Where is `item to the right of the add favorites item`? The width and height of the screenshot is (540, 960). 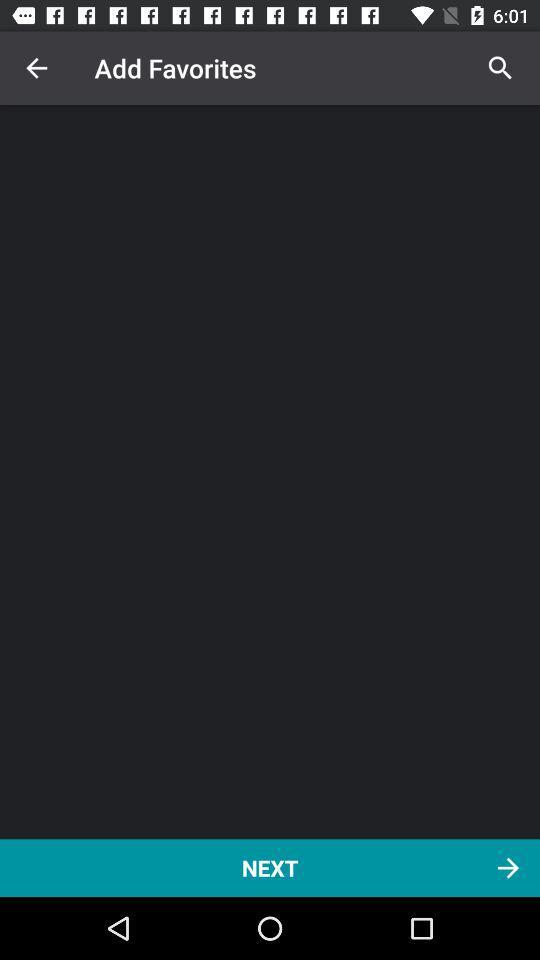
item to the right of the add favorites item is located at coordinates (499, 68).